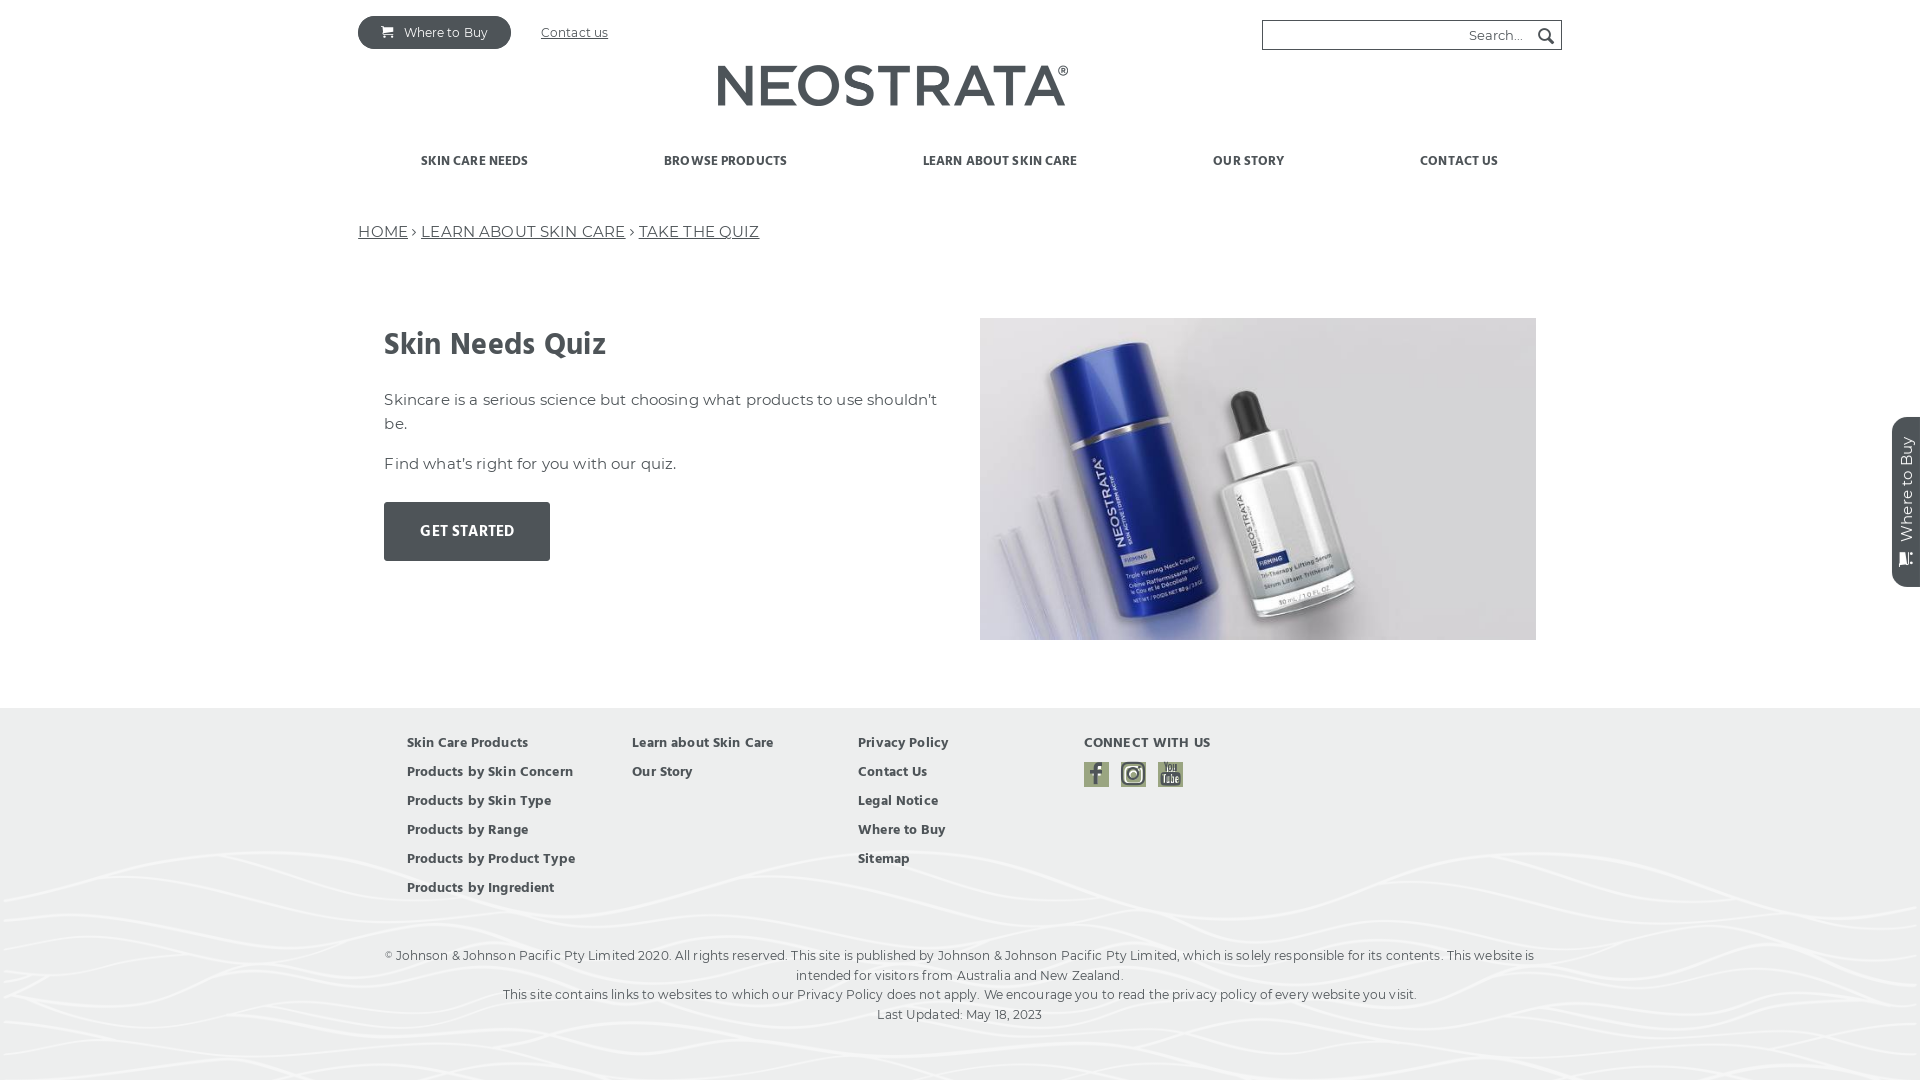 This screenshot has height=1080, width=1920. Describe the element at coordinates (489, 770) in the screenshot. I see `'Products by Skin Concern'` at that location.